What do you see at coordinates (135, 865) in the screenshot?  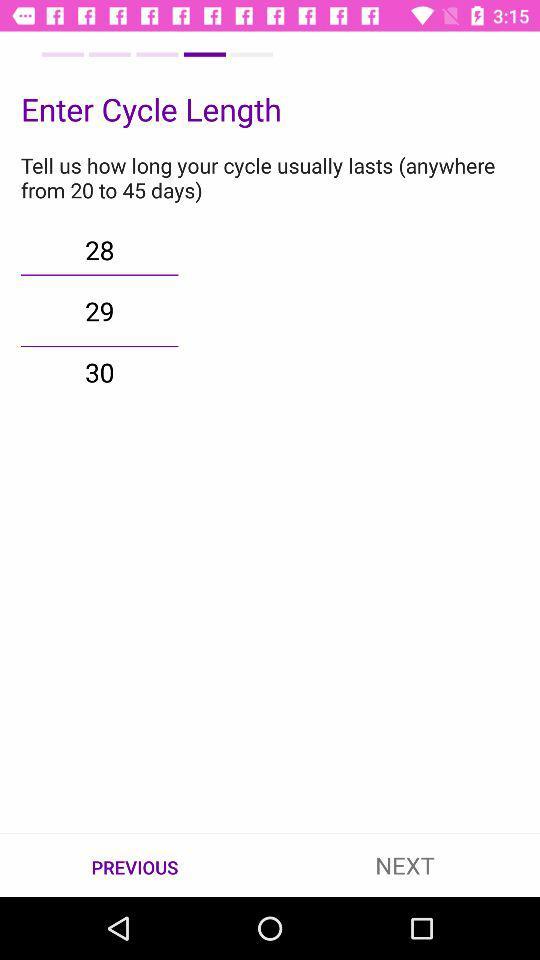 I see `the item next to next` at bounding box center [135, 865].